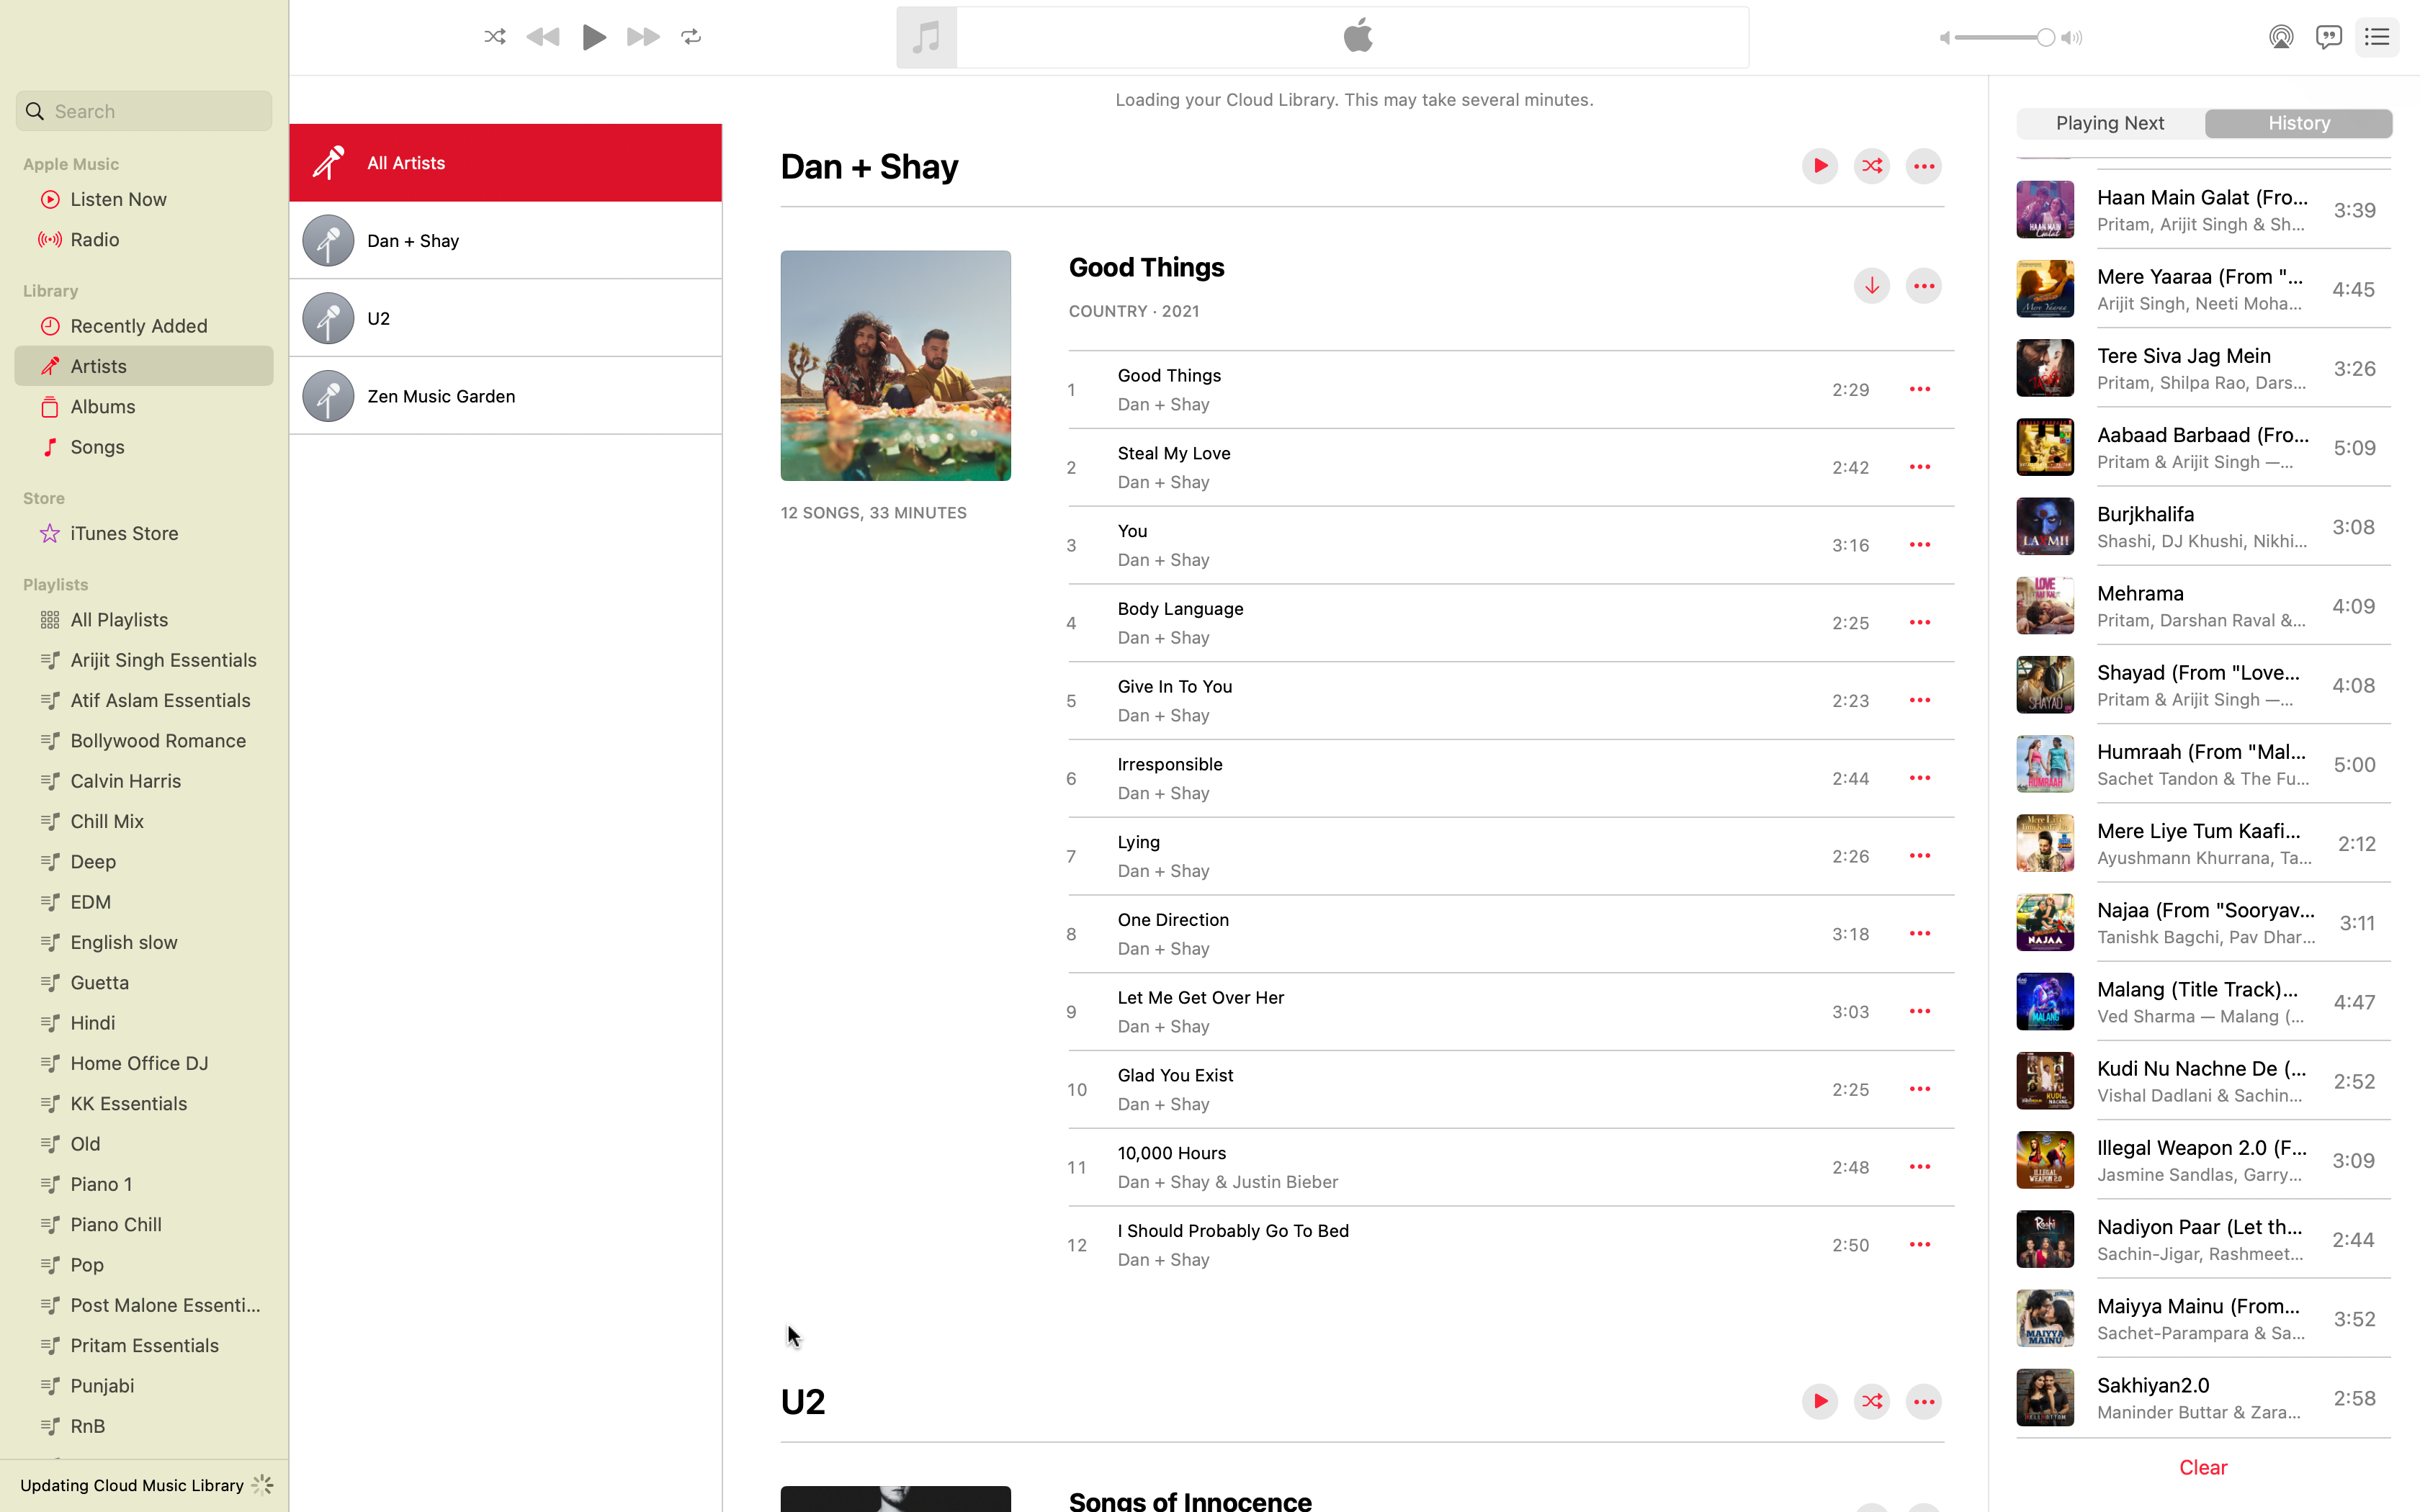  What do you see at coordinates (1917, 545) in the screenshot?
I see `the more options menu for the song "You` at bounding box center [1917, 545].